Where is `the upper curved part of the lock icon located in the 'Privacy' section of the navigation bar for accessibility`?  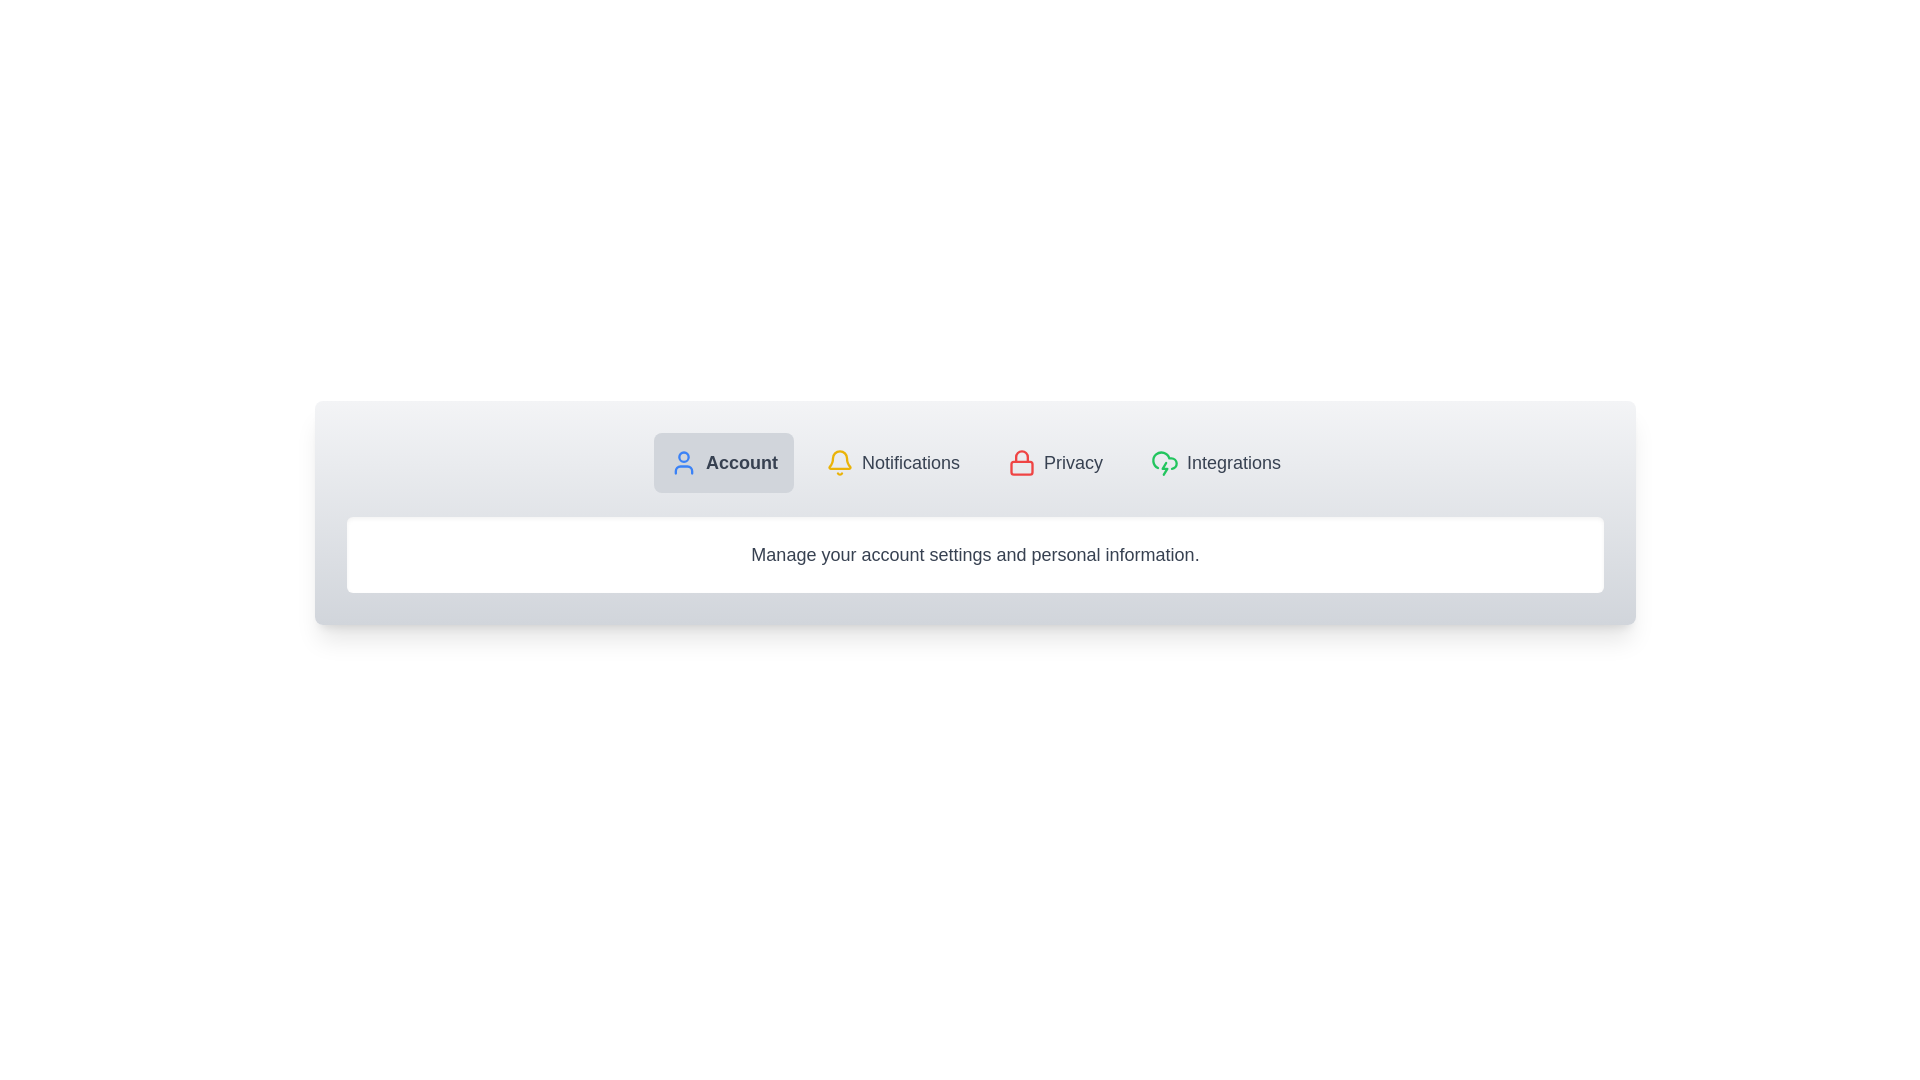 the upper curved part of the lock icon located in the 'Privacy' section of the navigation bar for accessibility is located at coordinates (1022, 456).